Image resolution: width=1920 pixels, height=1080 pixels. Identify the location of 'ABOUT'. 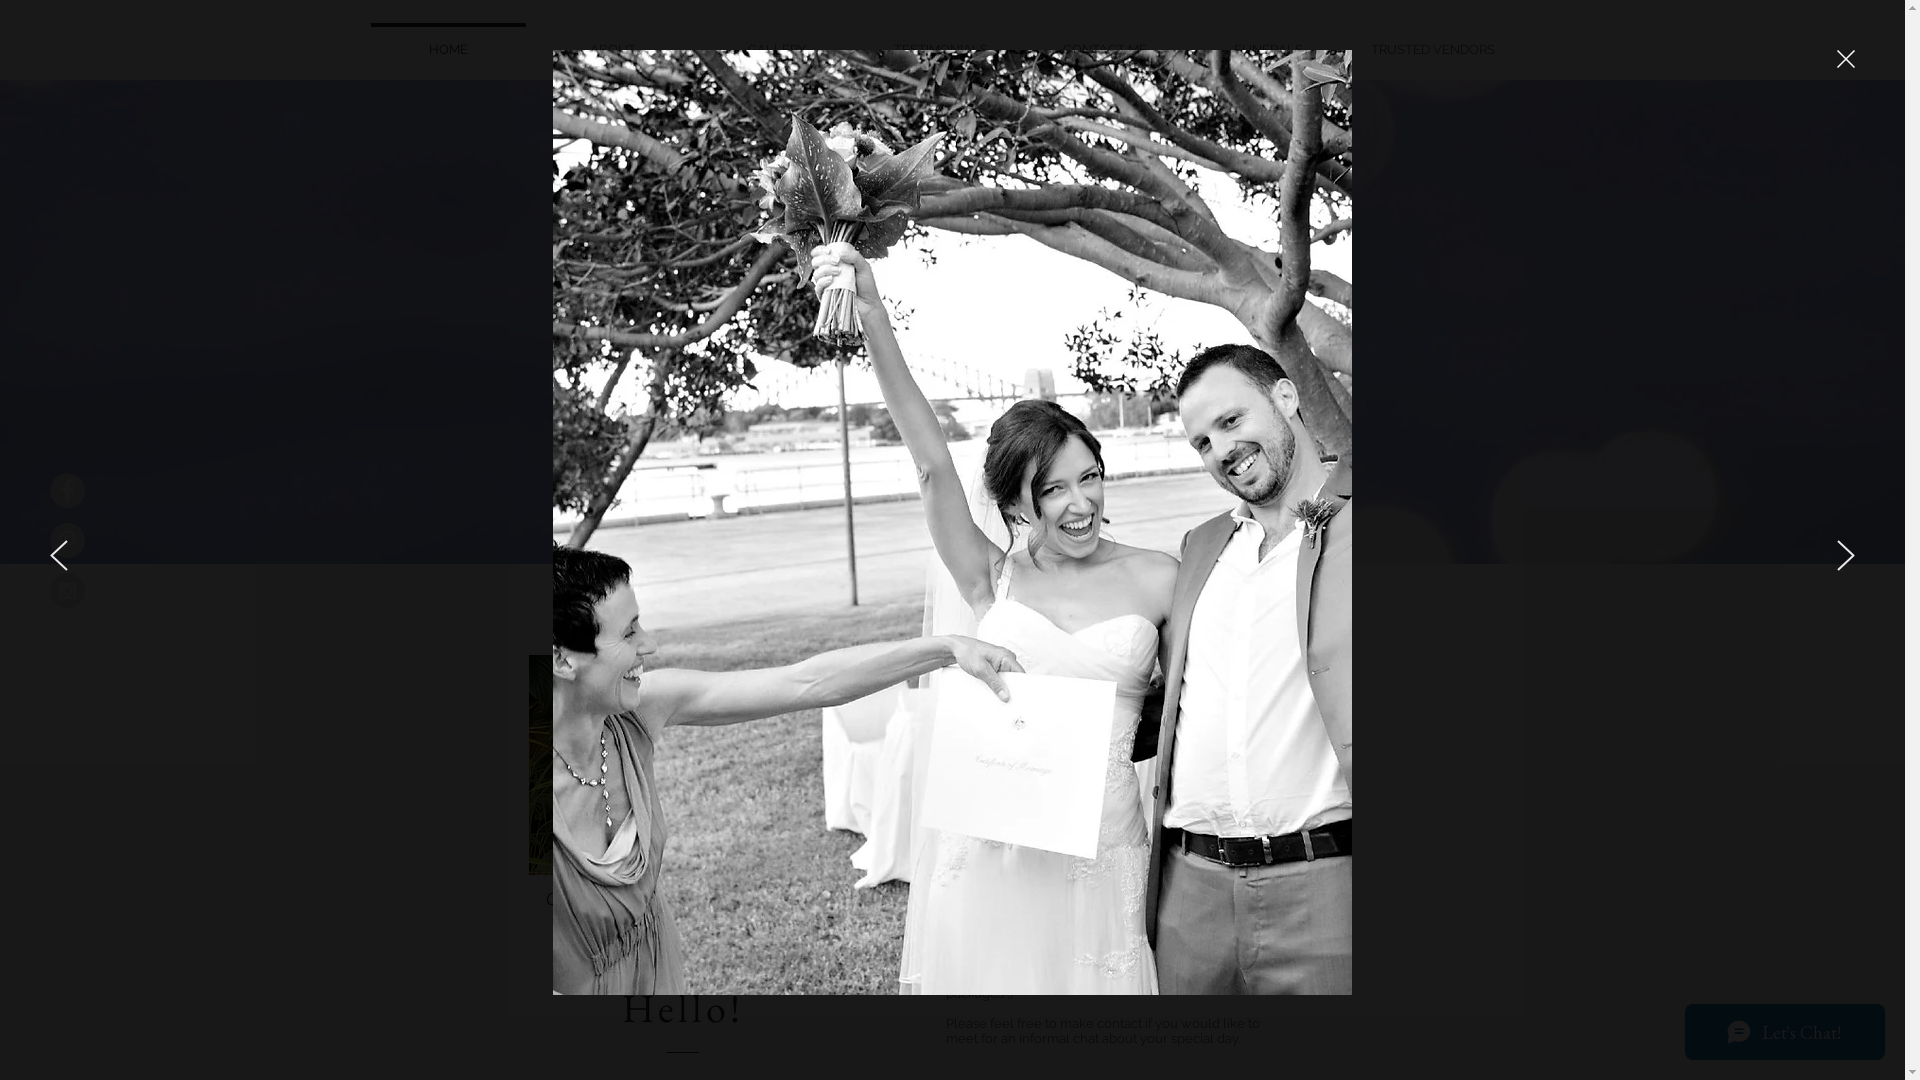
(610, 39).